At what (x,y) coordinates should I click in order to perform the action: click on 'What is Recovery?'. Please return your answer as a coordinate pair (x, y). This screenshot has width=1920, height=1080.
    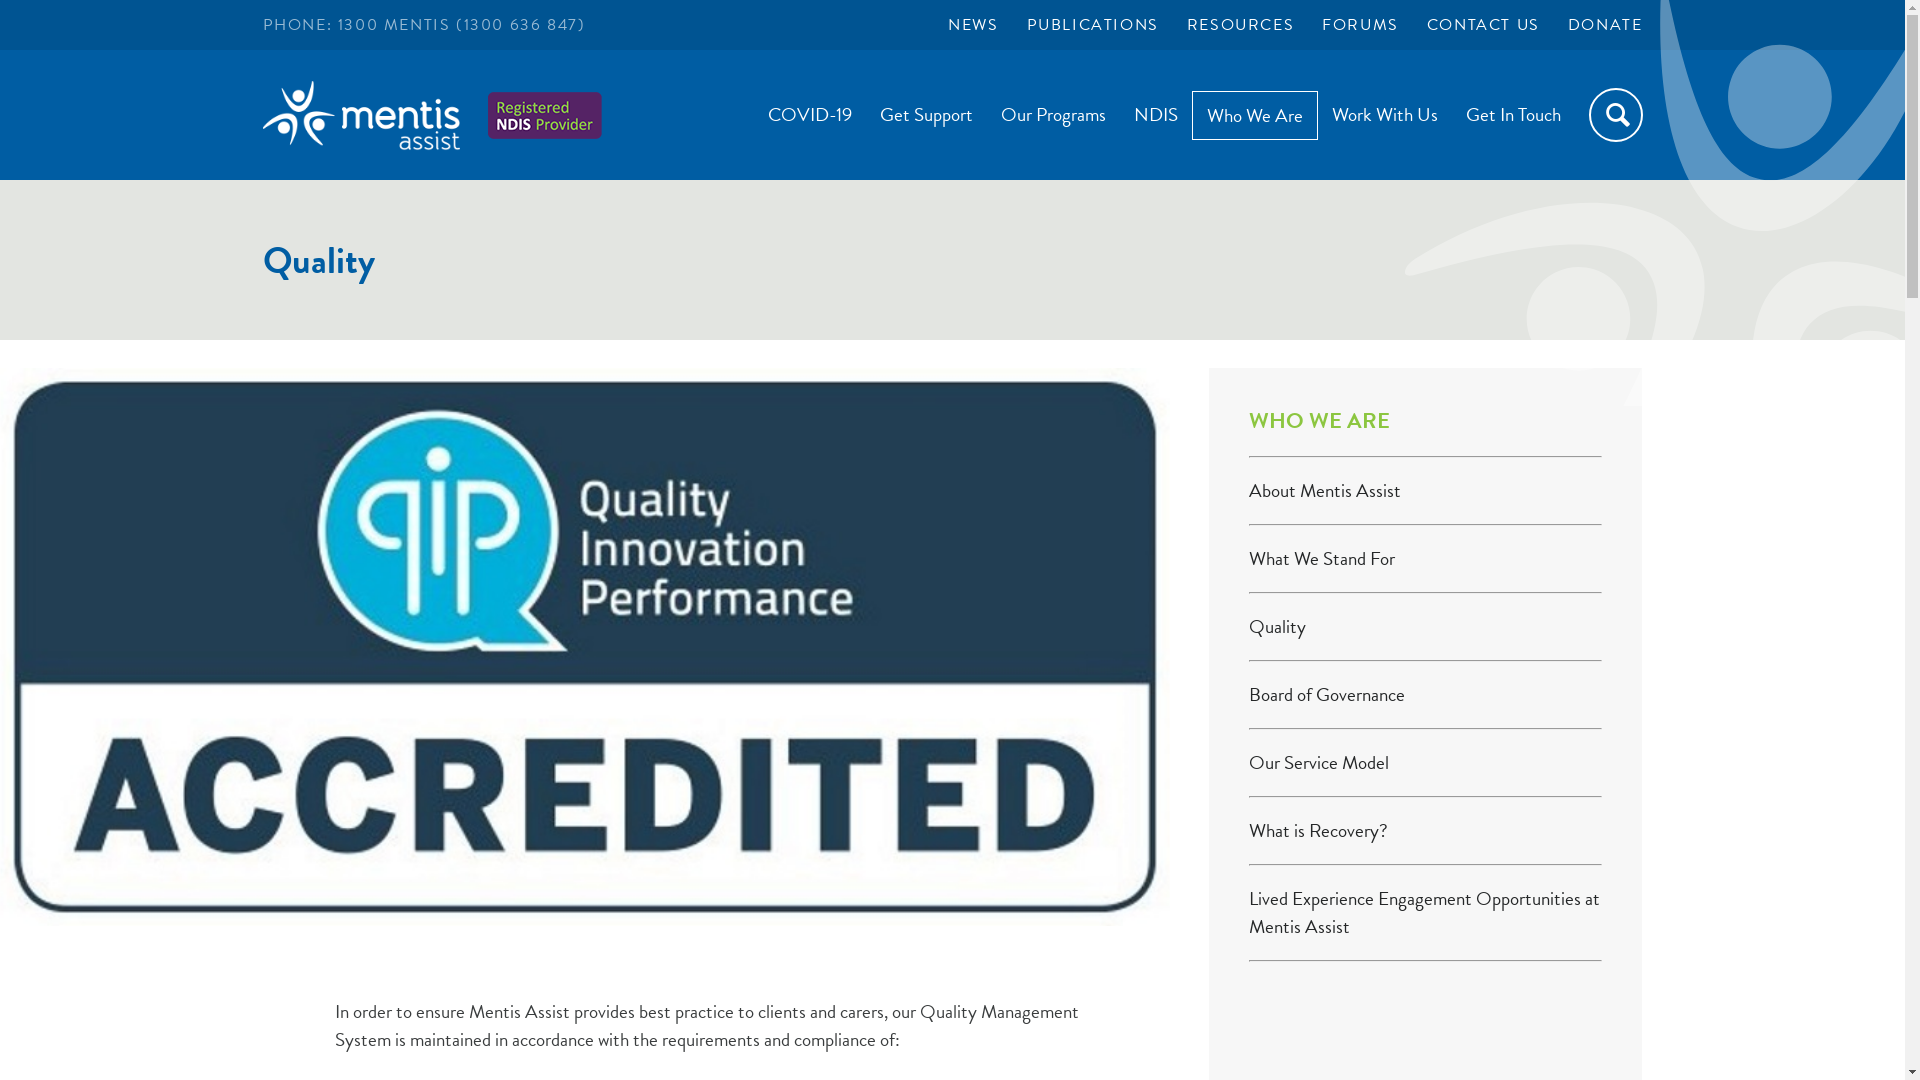
    Looking at the image, I should click on (1247, 830).